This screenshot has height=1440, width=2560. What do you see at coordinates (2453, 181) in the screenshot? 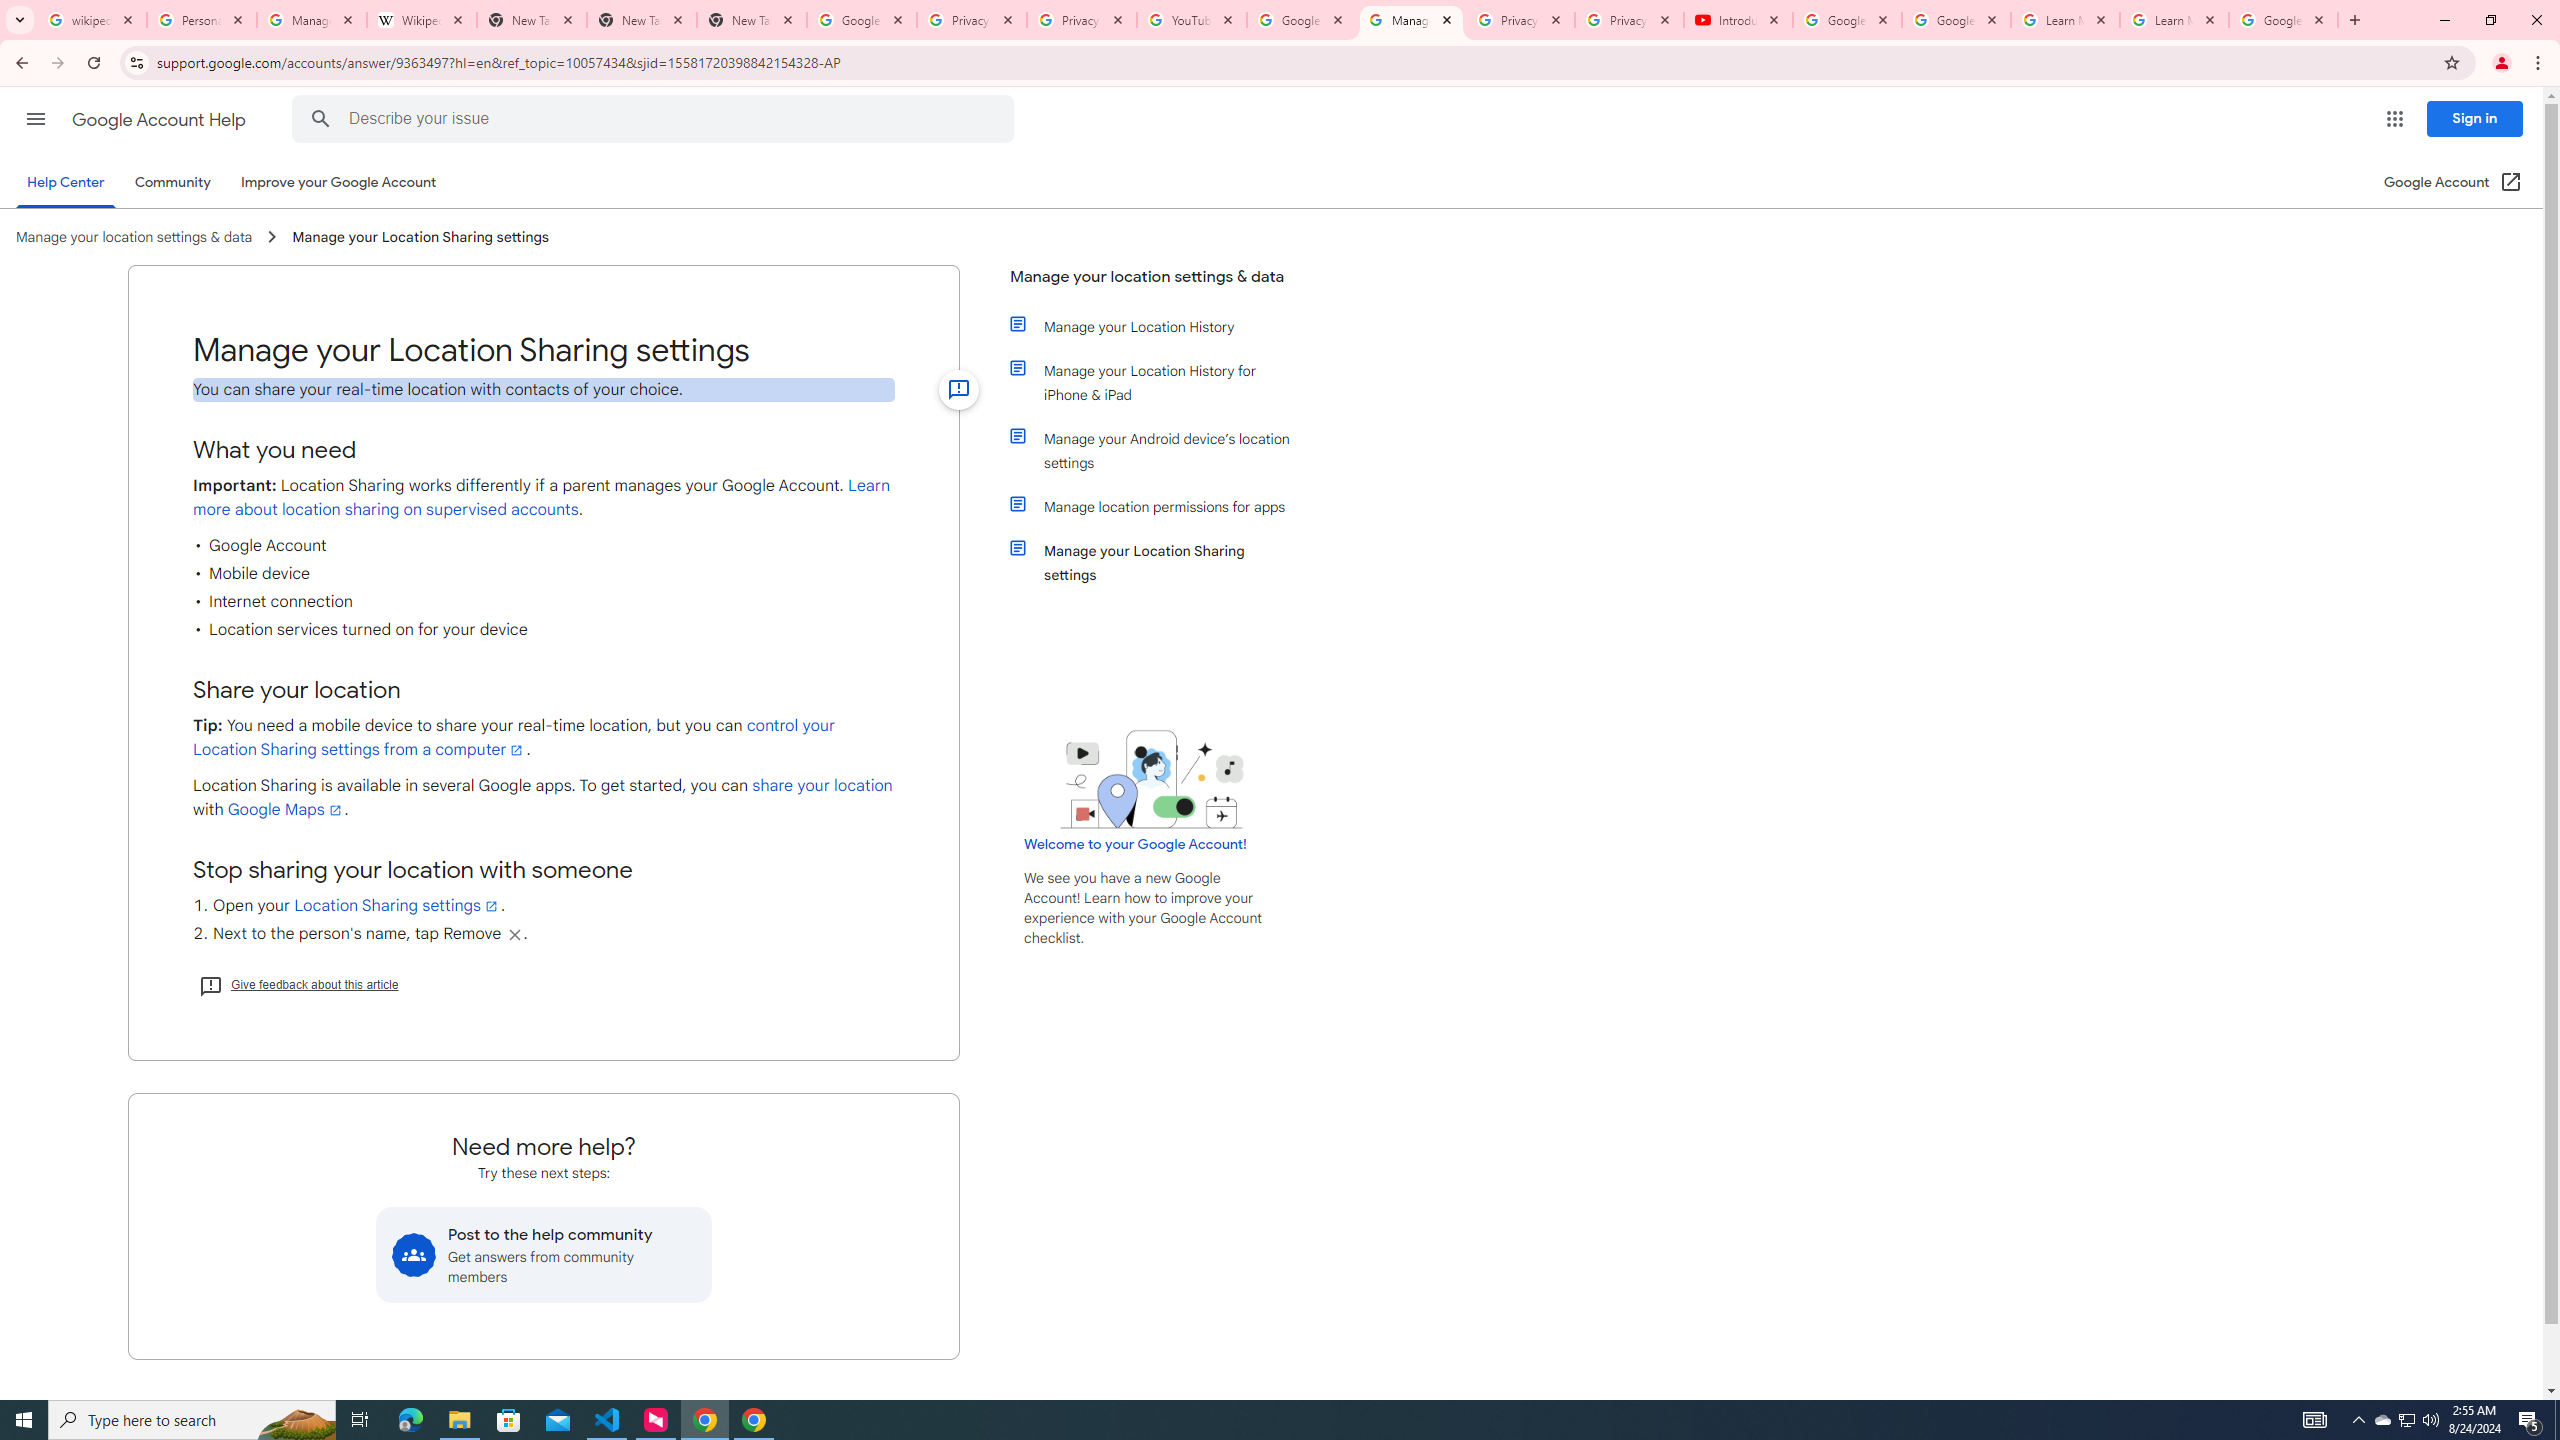
I see `'Google Account (Open in a new window)'` at bounding box center [2453, 181].